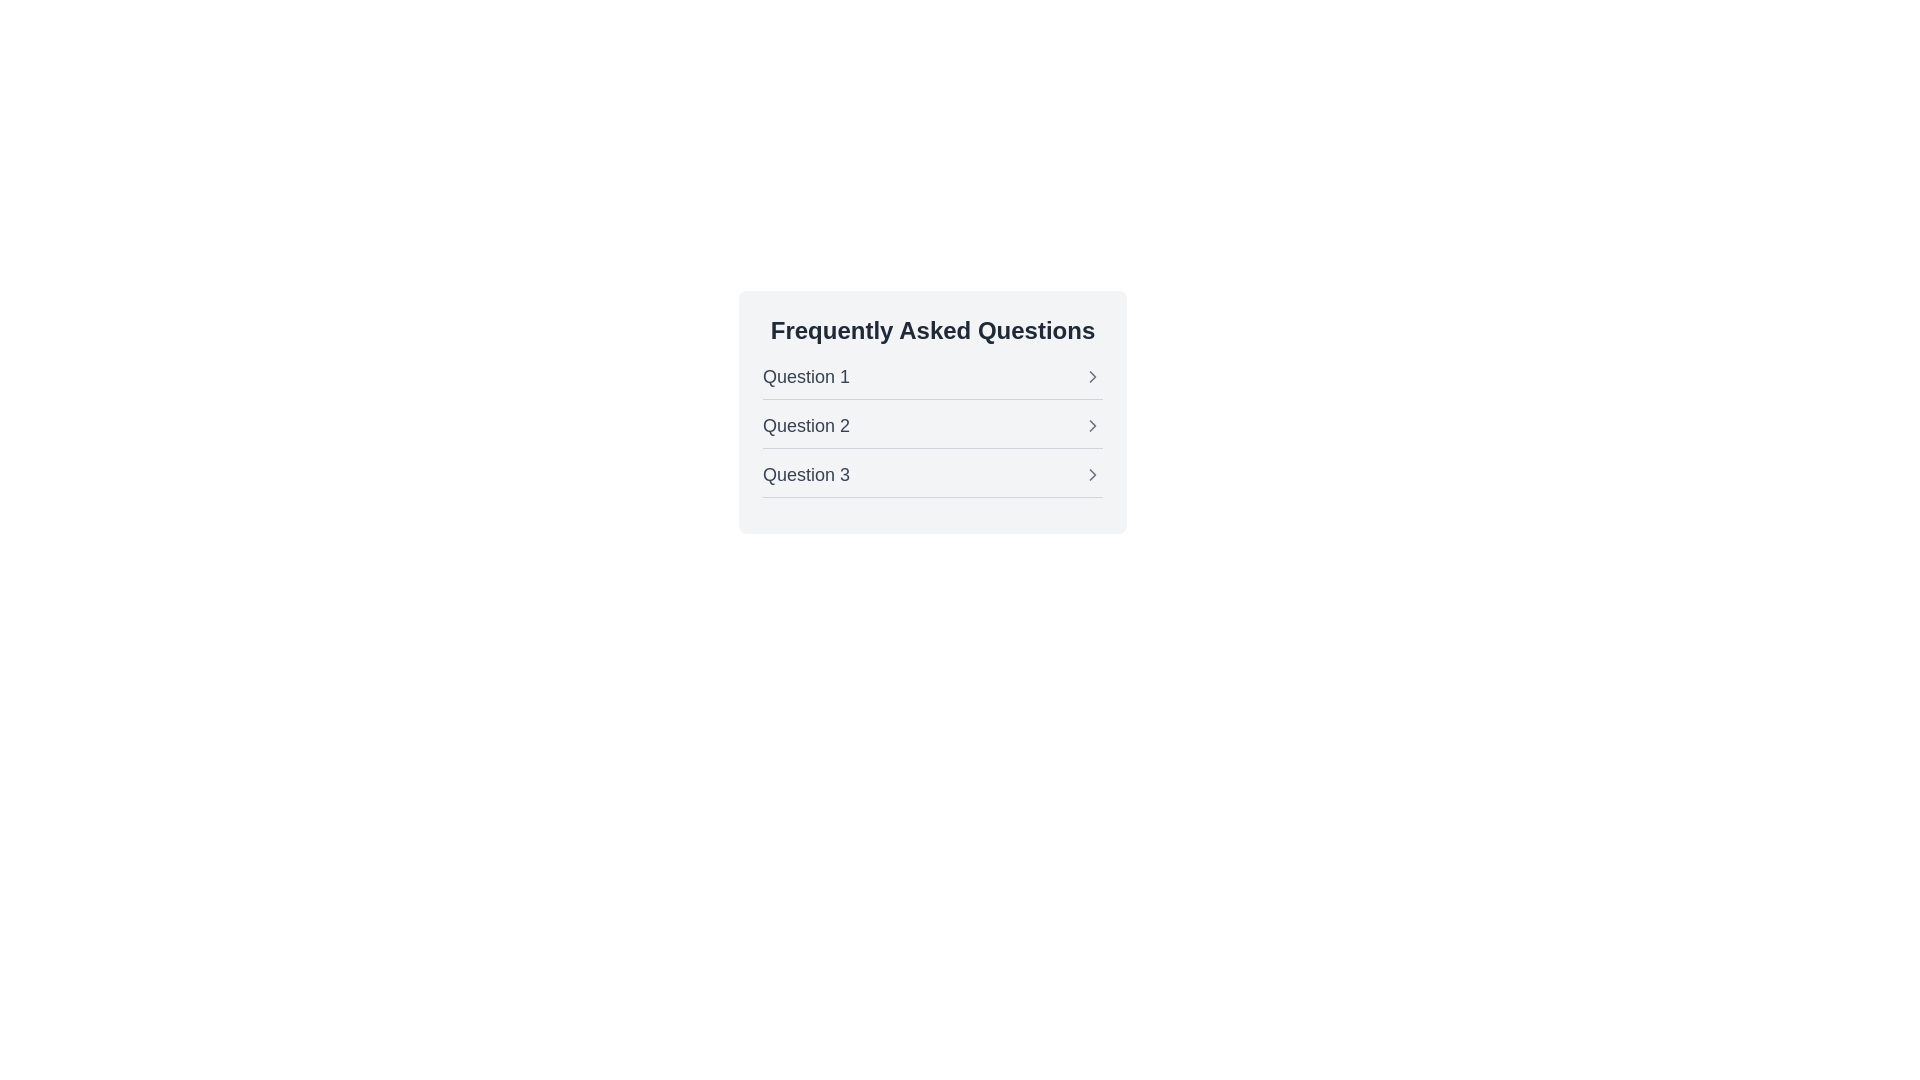  Describe the element at coordinates (1092, 377) in the screenshot. I see `the rightward-facing chevron icon located at the rightmost side of the first item ('Question 1') in the 'Frequently Asked Questions' section` at that location.